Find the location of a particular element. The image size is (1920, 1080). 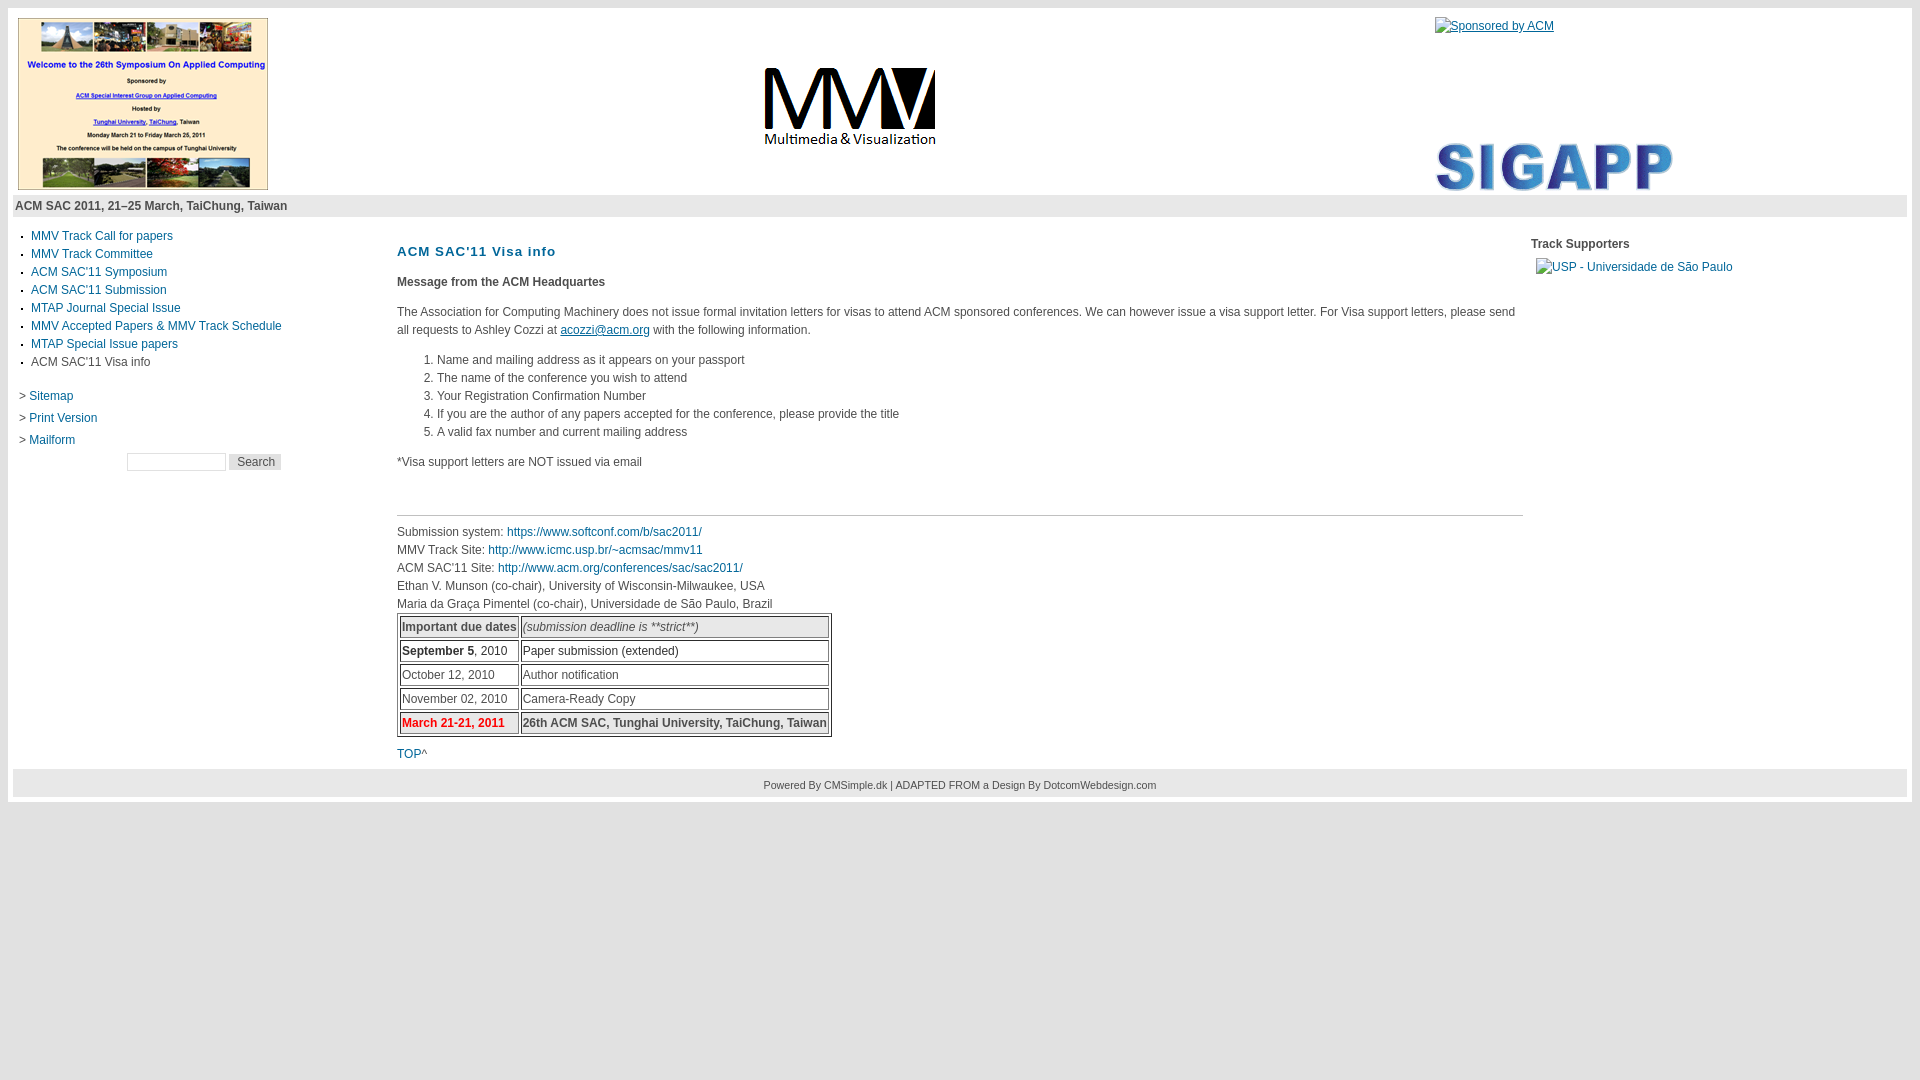

'https://www.softconf.com/b/sac2011/' is located at coordinates (603, 531).